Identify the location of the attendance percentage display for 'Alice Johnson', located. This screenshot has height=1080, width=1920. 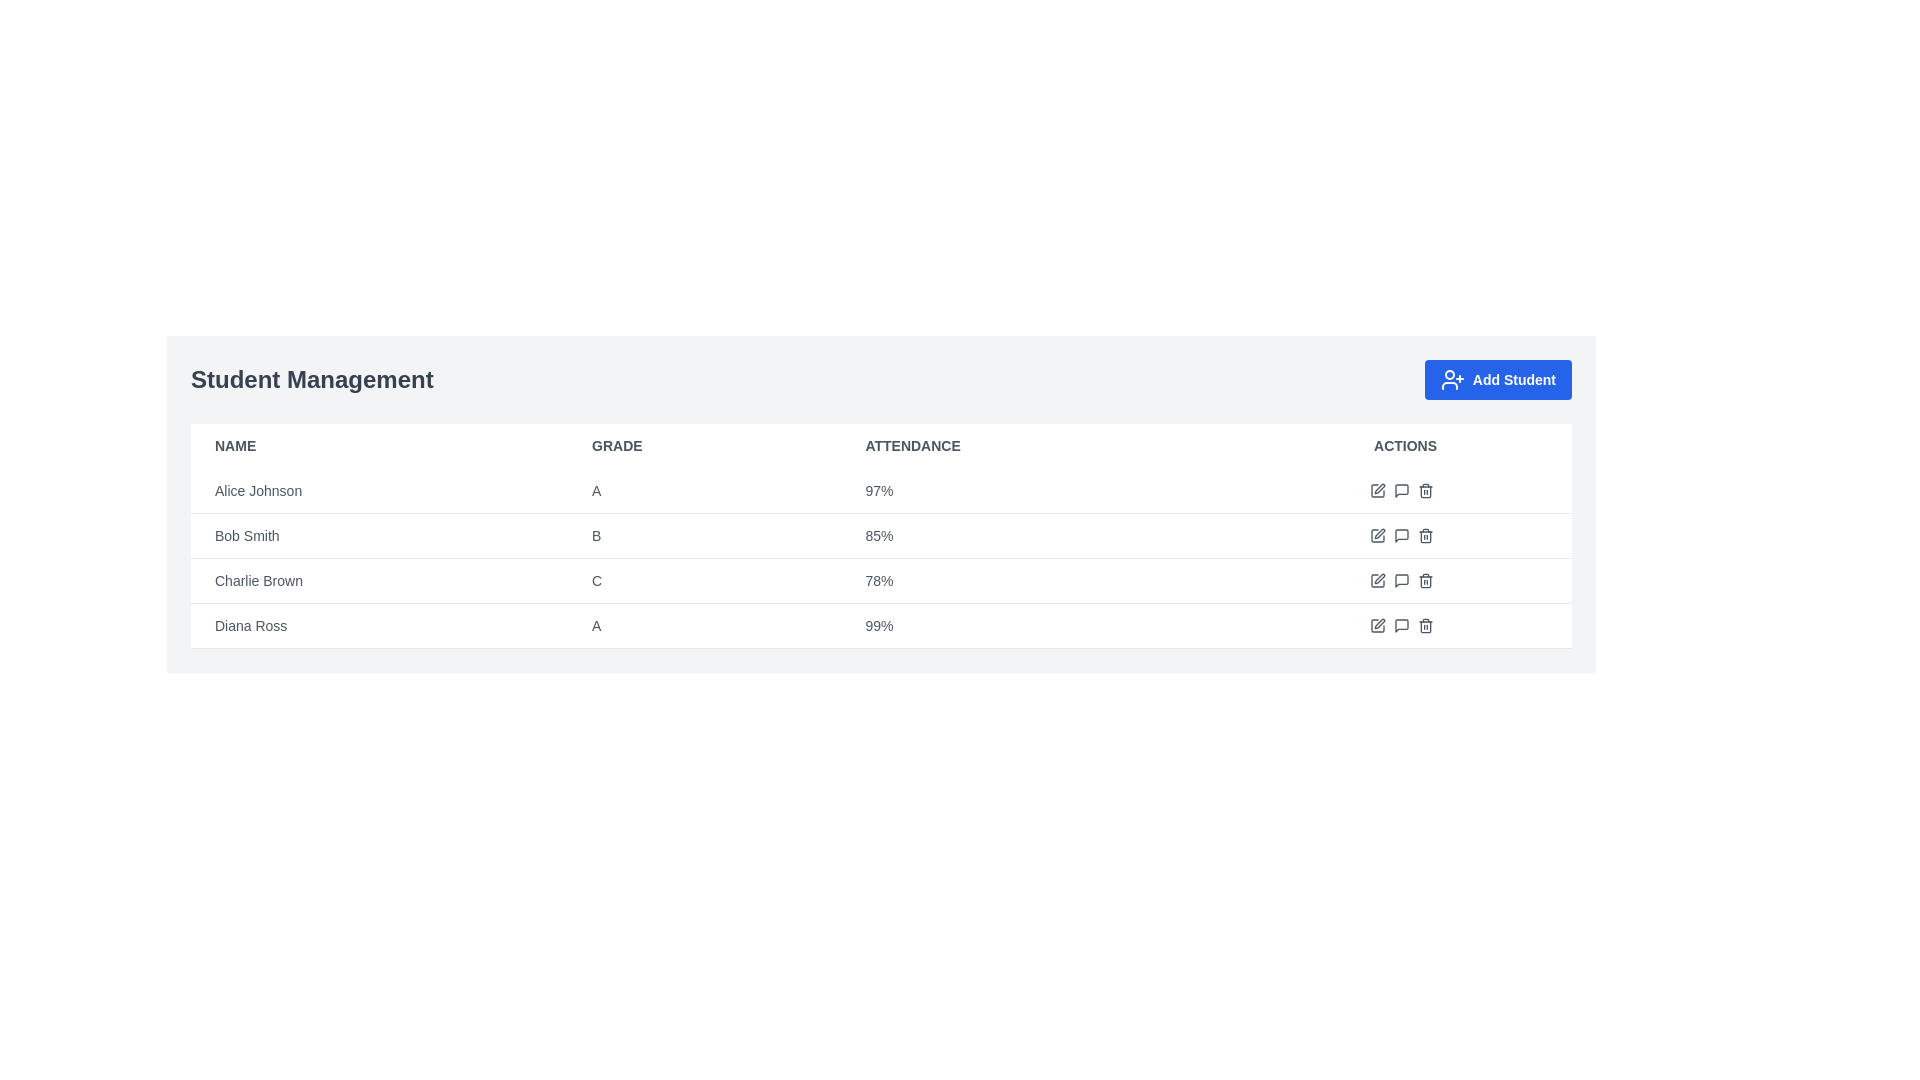
(1040, 491).